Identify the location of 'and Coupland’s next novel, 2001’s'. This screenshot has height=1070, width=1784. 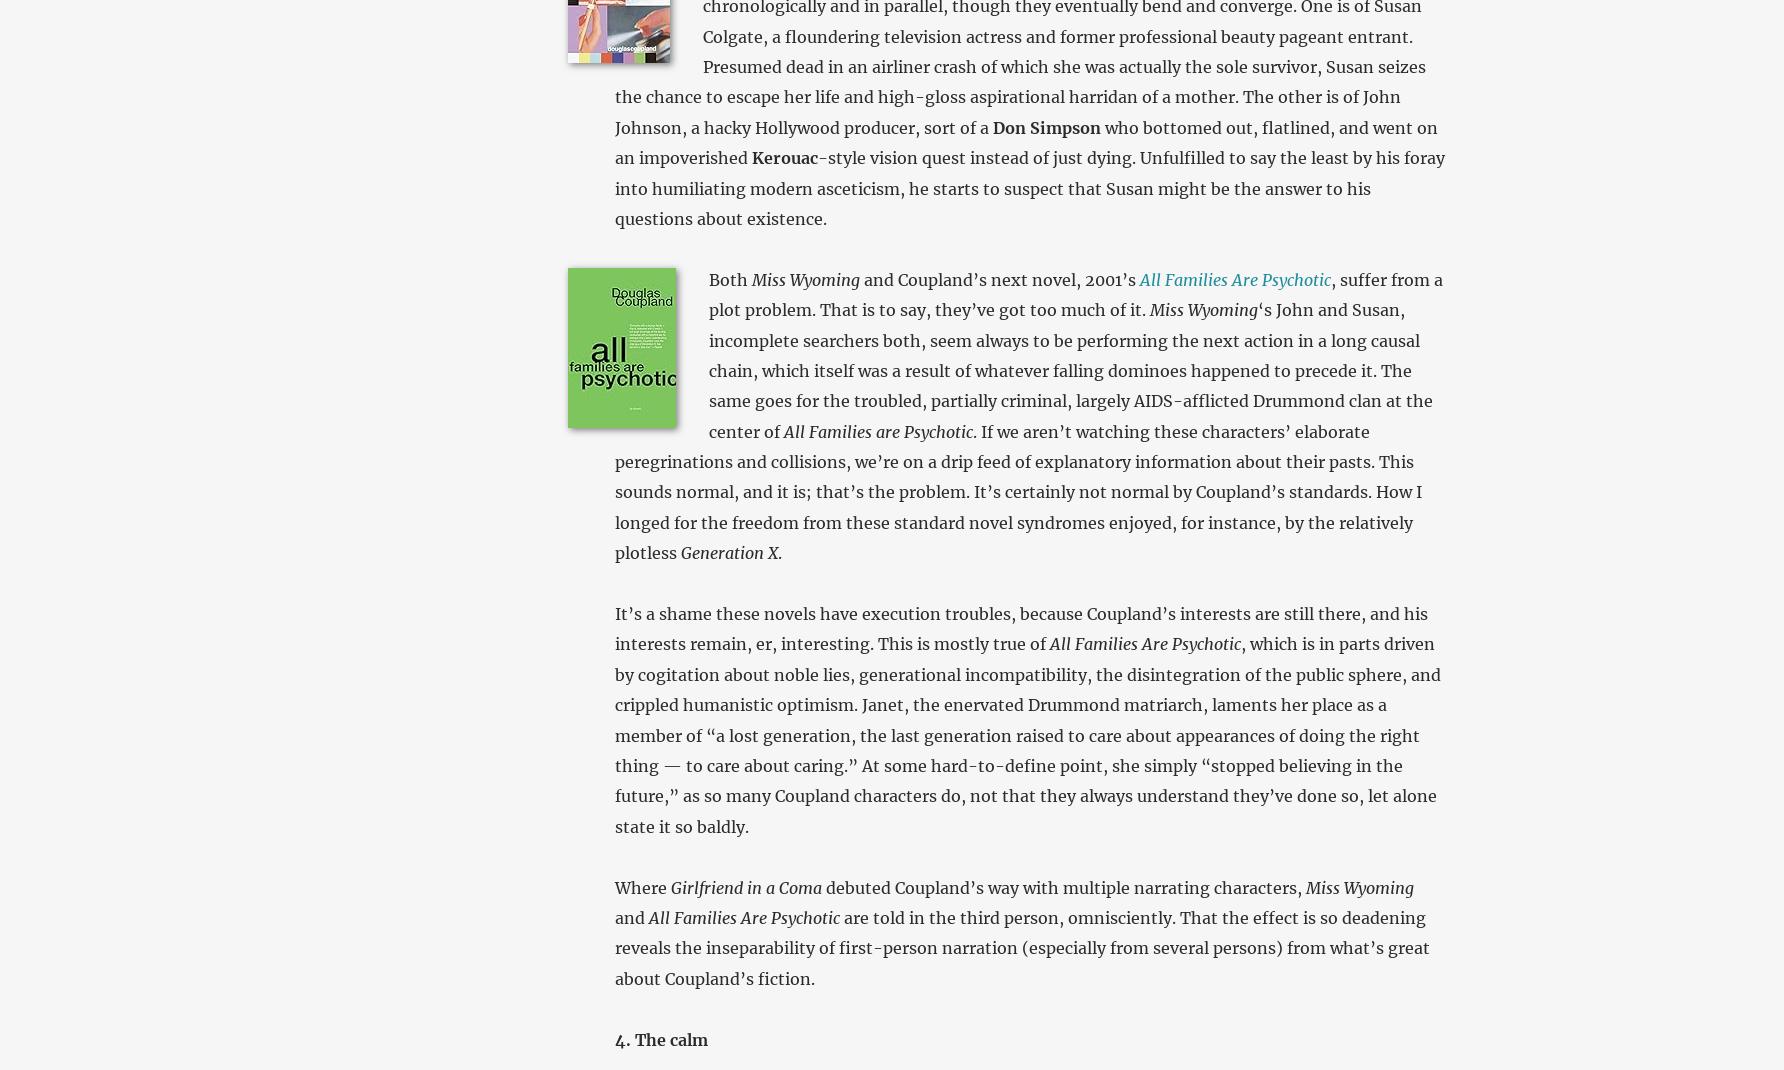
(999, 278).